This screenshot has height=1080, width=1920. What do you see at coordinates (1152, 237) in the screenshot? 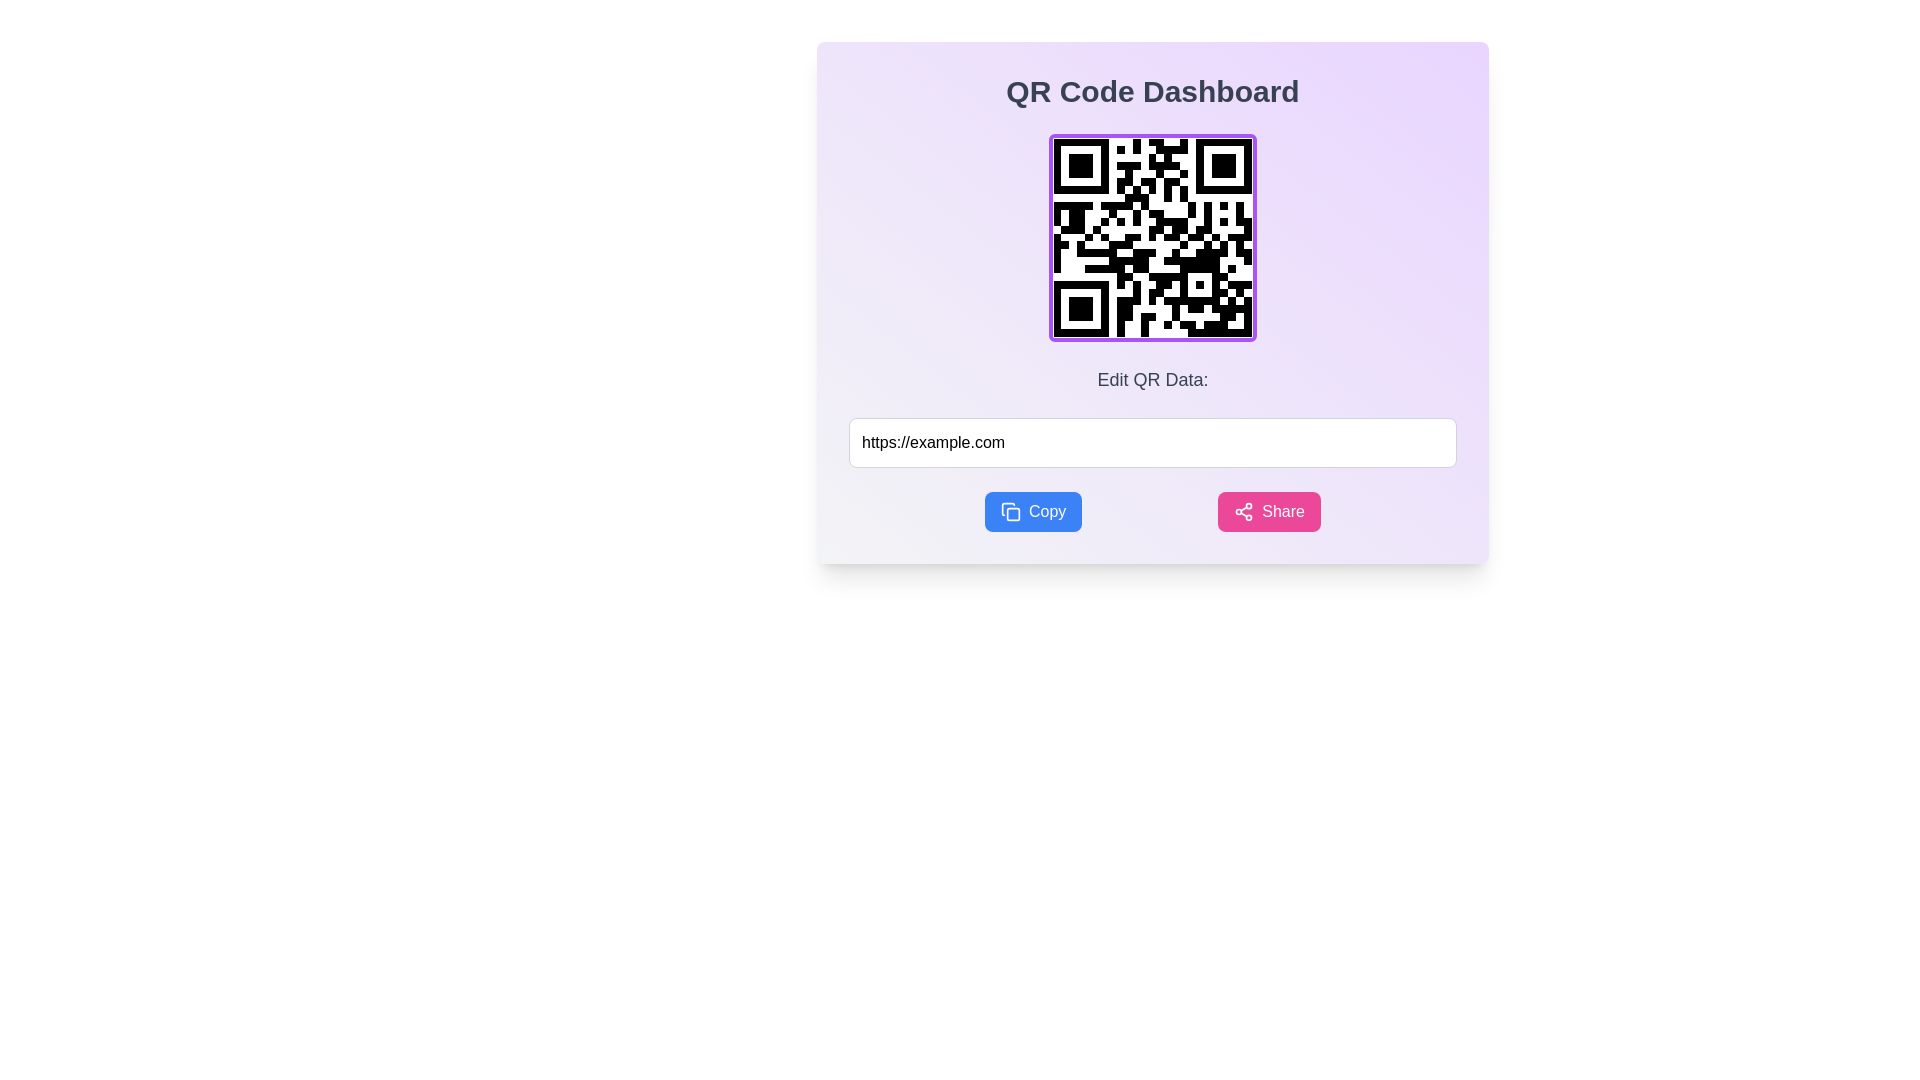
I see `the prominent QR code with a square grid-like pattern and a purple border` at bounding box center [1152, 237].